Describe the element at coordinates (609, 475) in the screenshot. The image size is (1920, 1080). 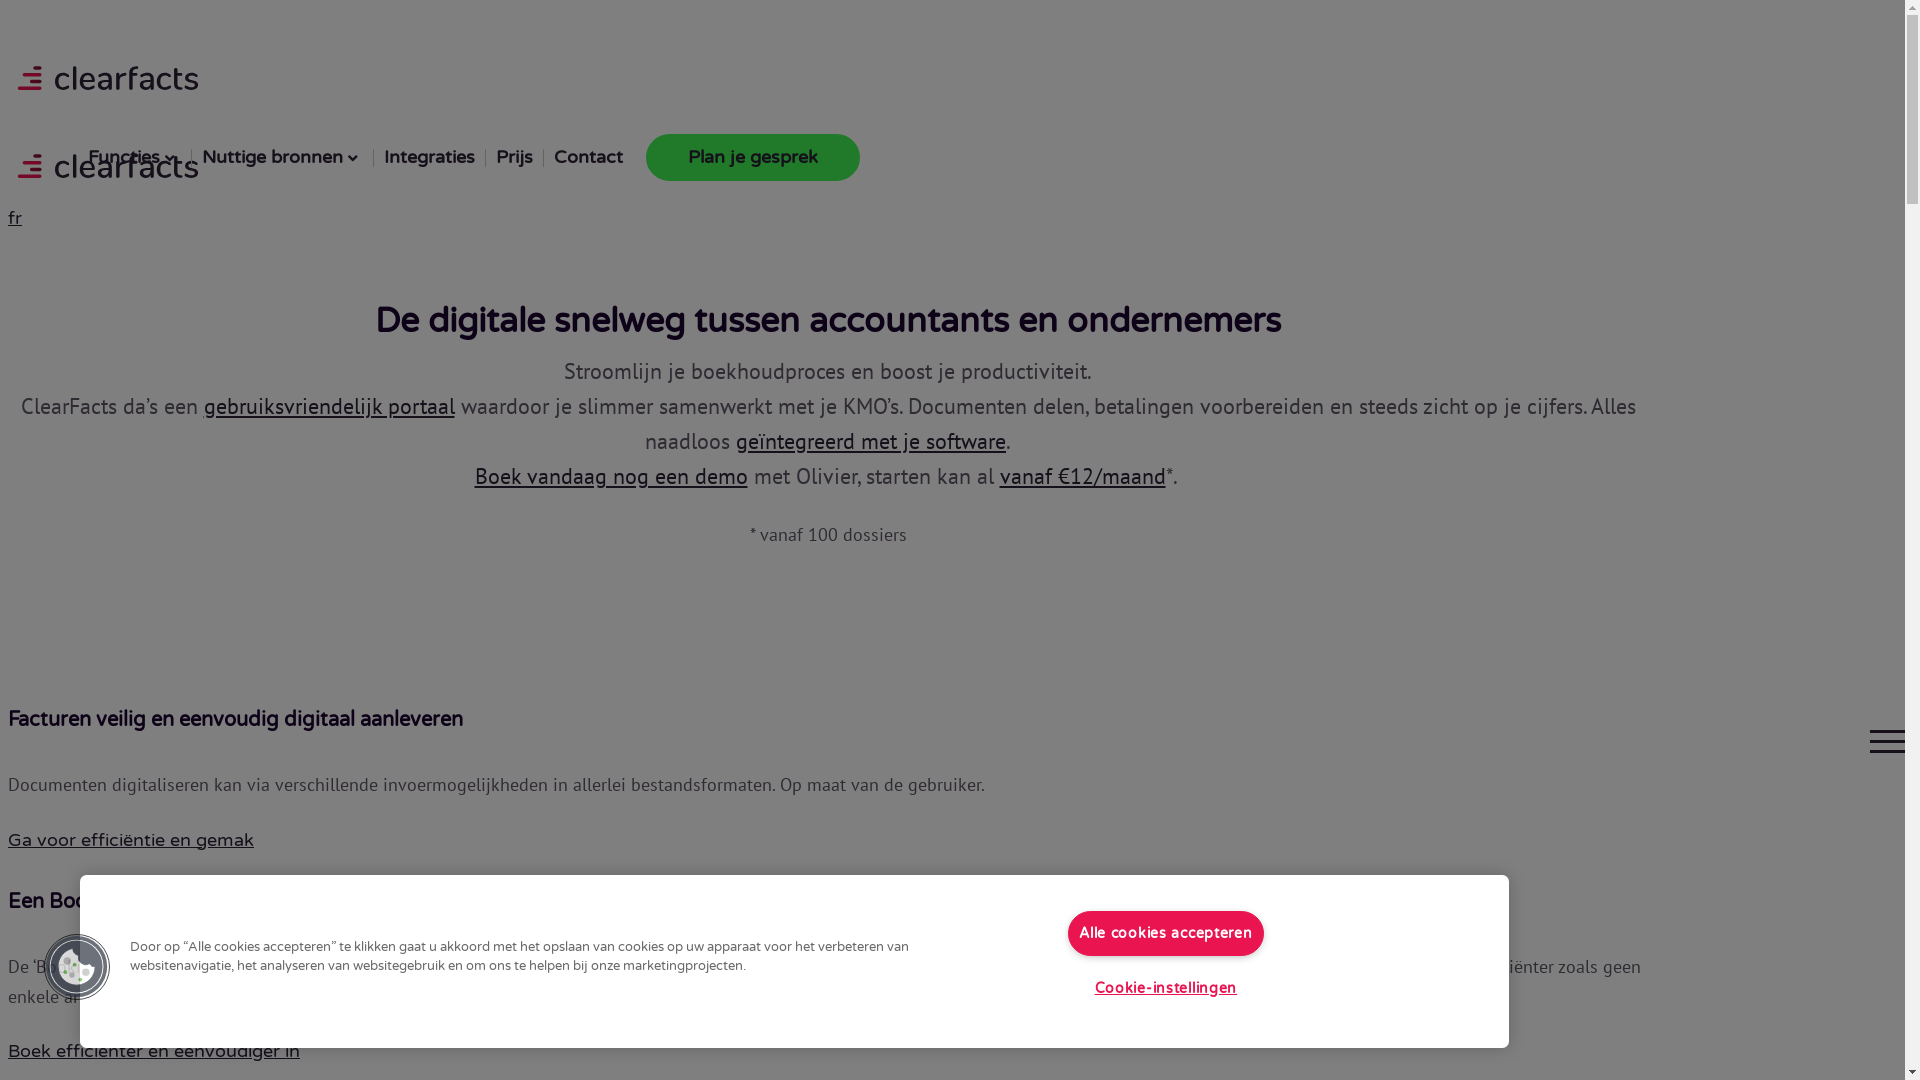
I see `'Boek vandaag nog een demo'` at that location.